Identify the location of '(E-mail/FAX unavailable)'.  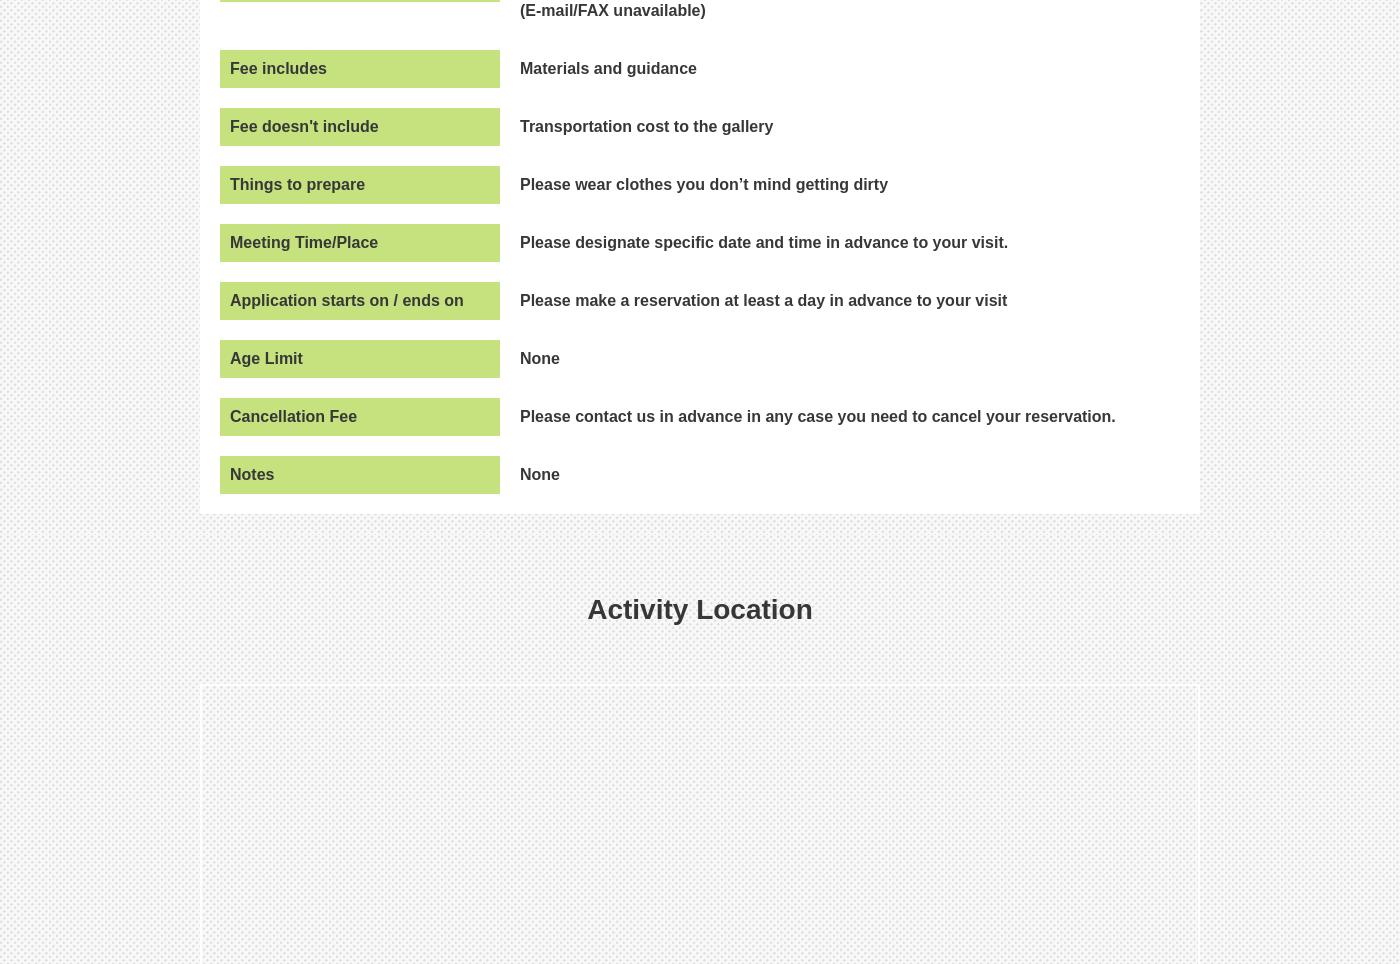
(612, 8).